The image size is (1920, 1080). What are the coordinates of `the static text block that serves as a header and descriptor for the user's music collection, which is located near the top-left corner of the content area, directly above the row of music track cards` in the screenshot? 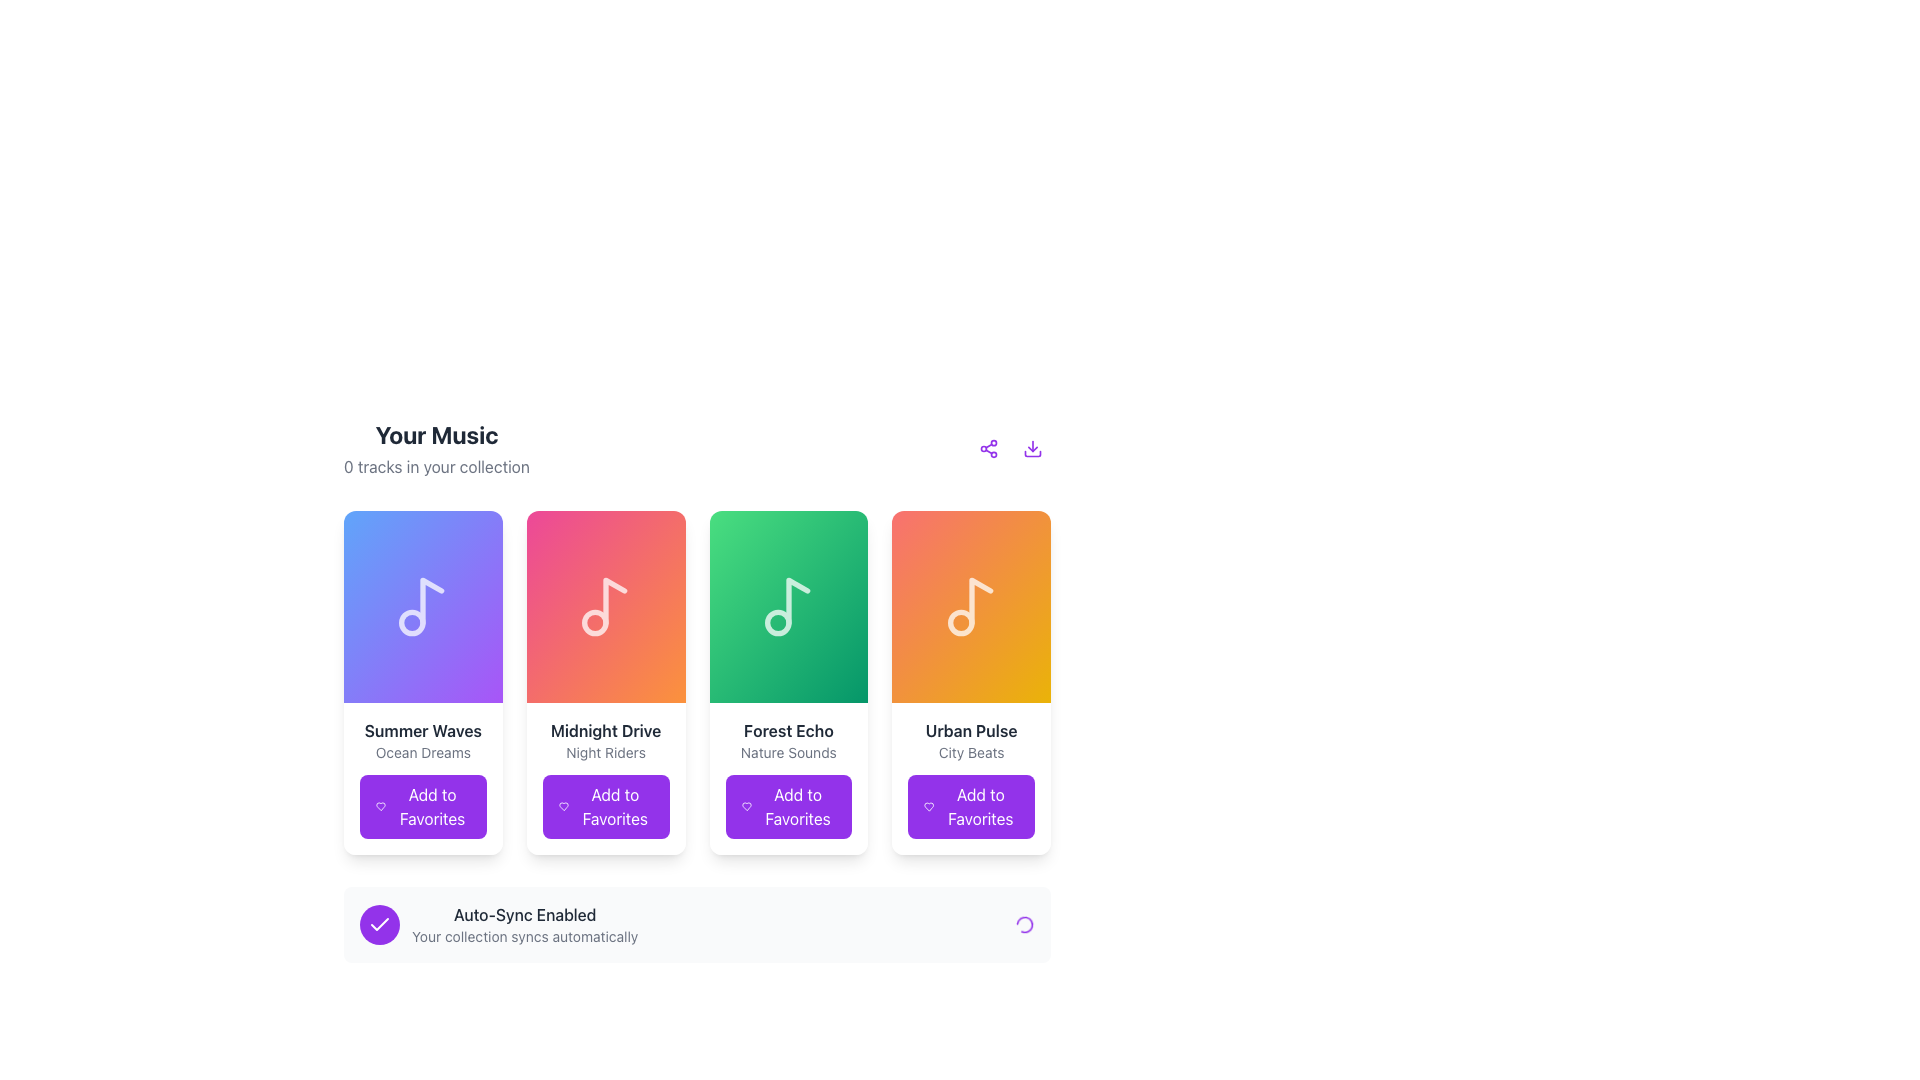 It's located at (435, 447).